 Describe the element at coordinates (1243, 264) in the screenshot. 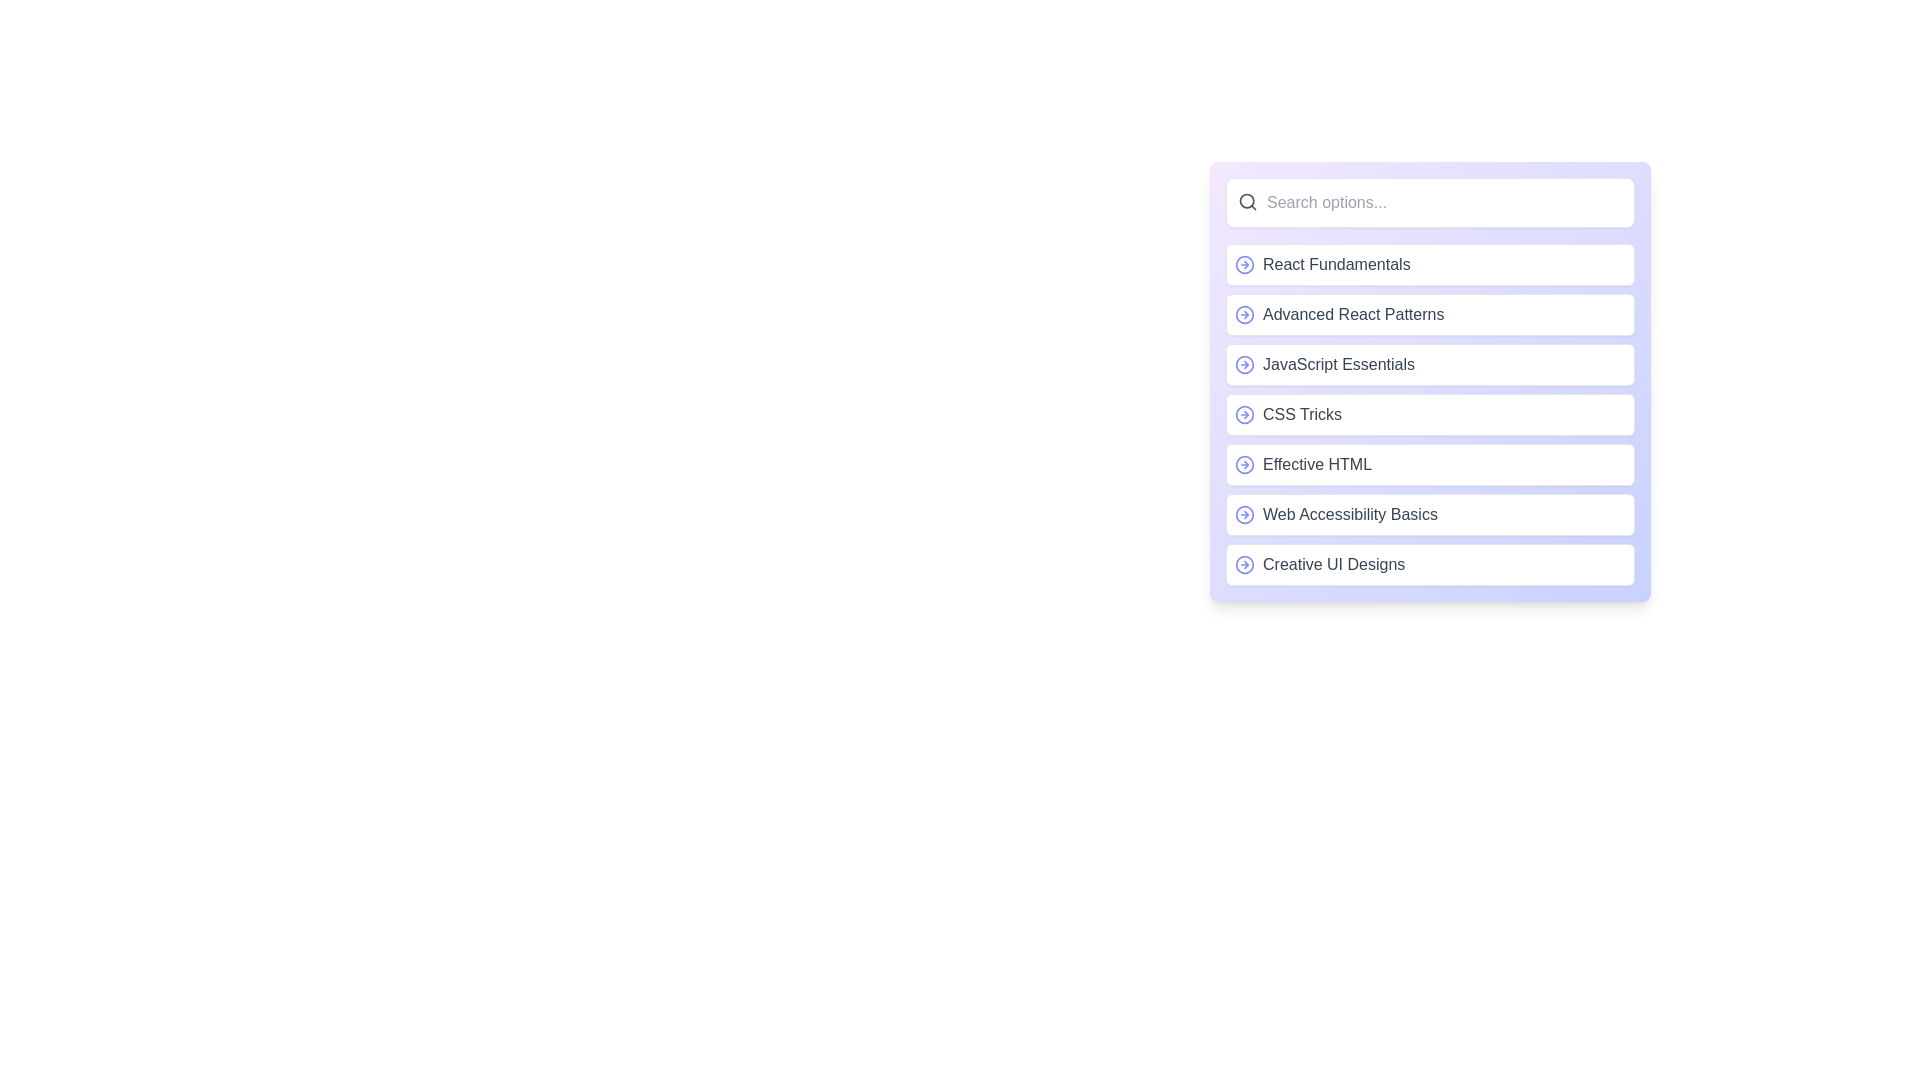

I see `the 'circle-arrow-right' icon indicating navigation located next to the 'React Fundamentals' text for accessibility navigation` at that location.